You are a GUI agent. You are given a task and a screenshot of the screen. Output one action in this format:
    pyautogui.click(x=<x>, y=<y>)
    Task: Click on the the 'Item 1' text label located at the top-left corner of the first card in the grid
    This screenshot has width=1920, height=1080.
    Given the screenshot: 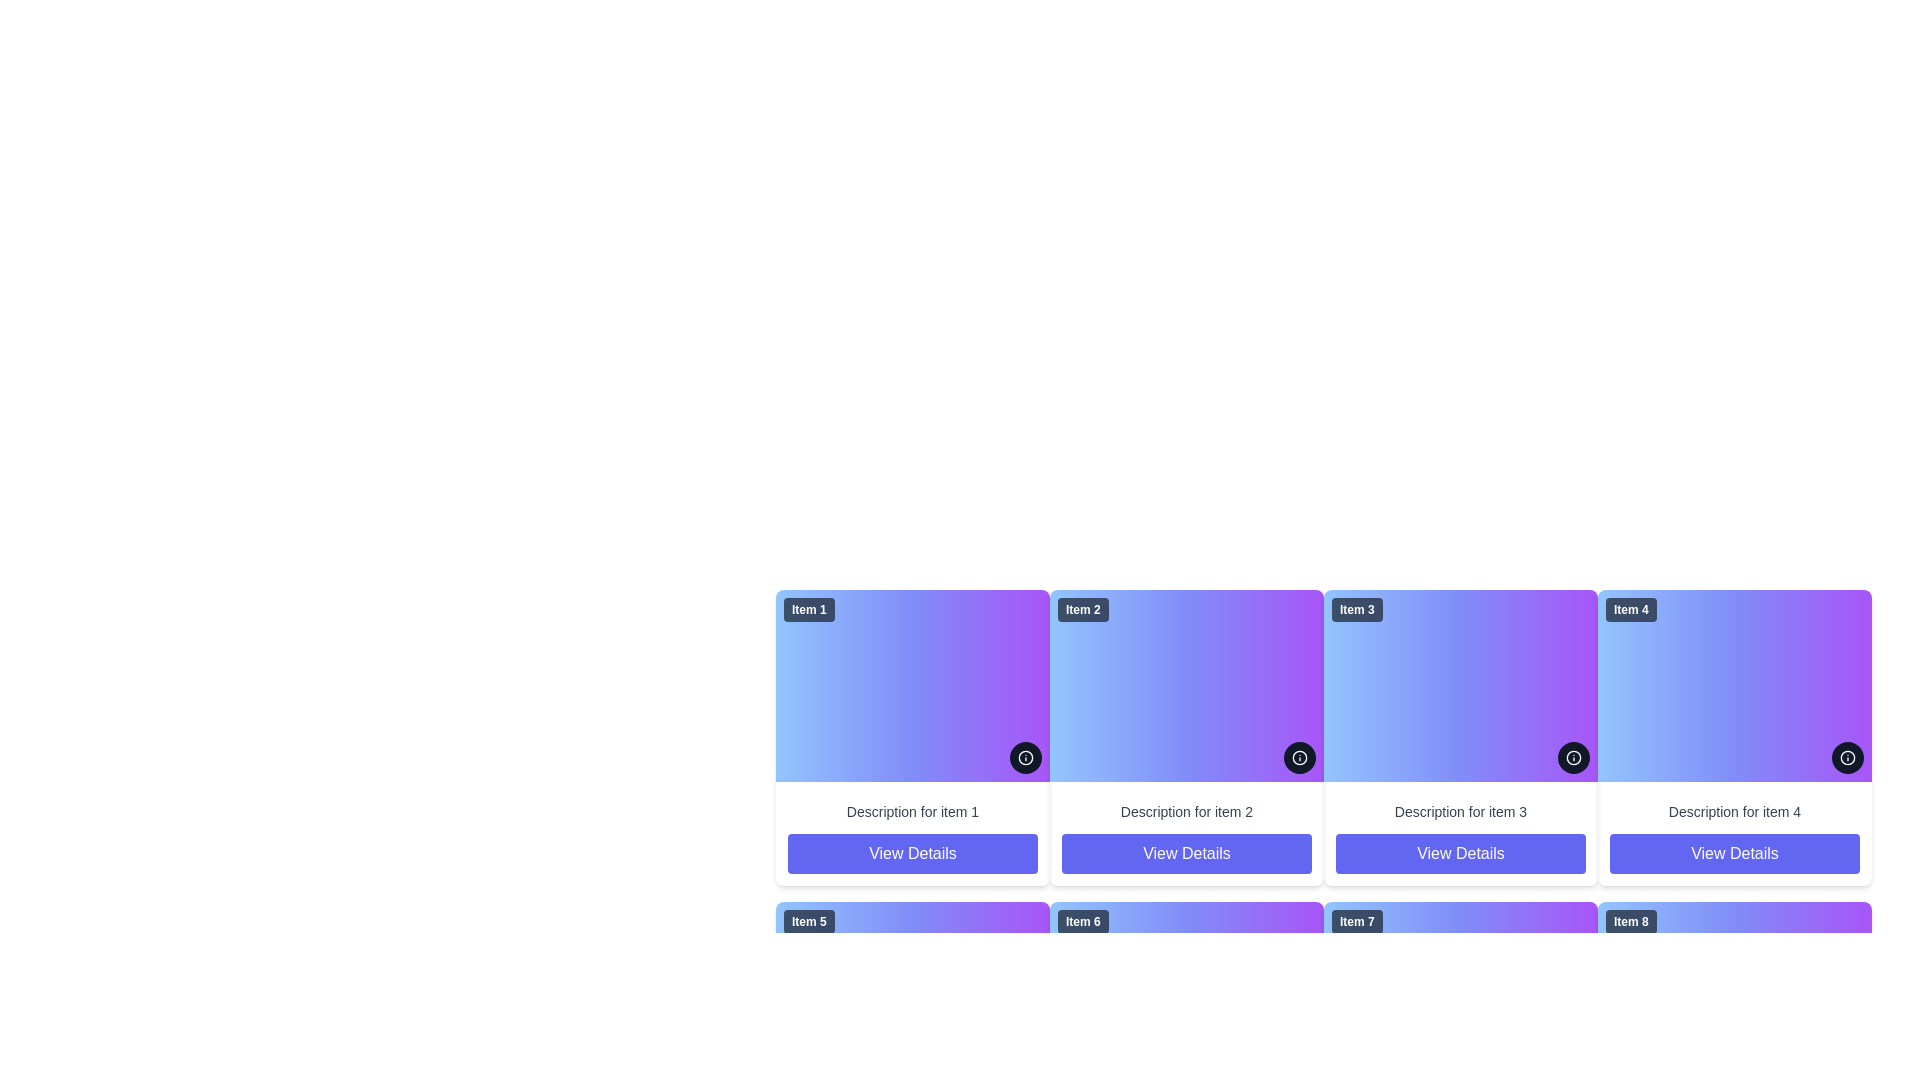 What is the action you would take?
    pyautogui.click(x=809, y=608)
    